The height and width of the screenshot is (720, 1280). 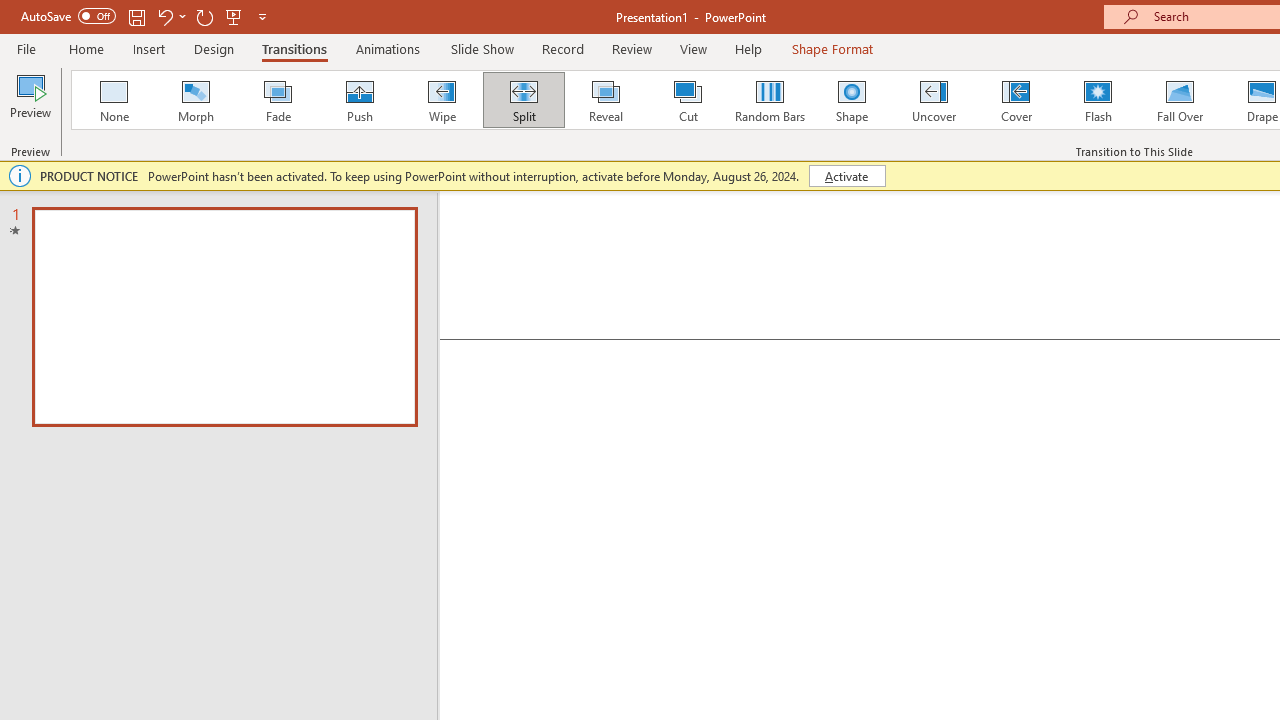 What do you see at coordinates (523, 100) in the screenshot?
I see `'Split'` at bounding box center [523, 100].